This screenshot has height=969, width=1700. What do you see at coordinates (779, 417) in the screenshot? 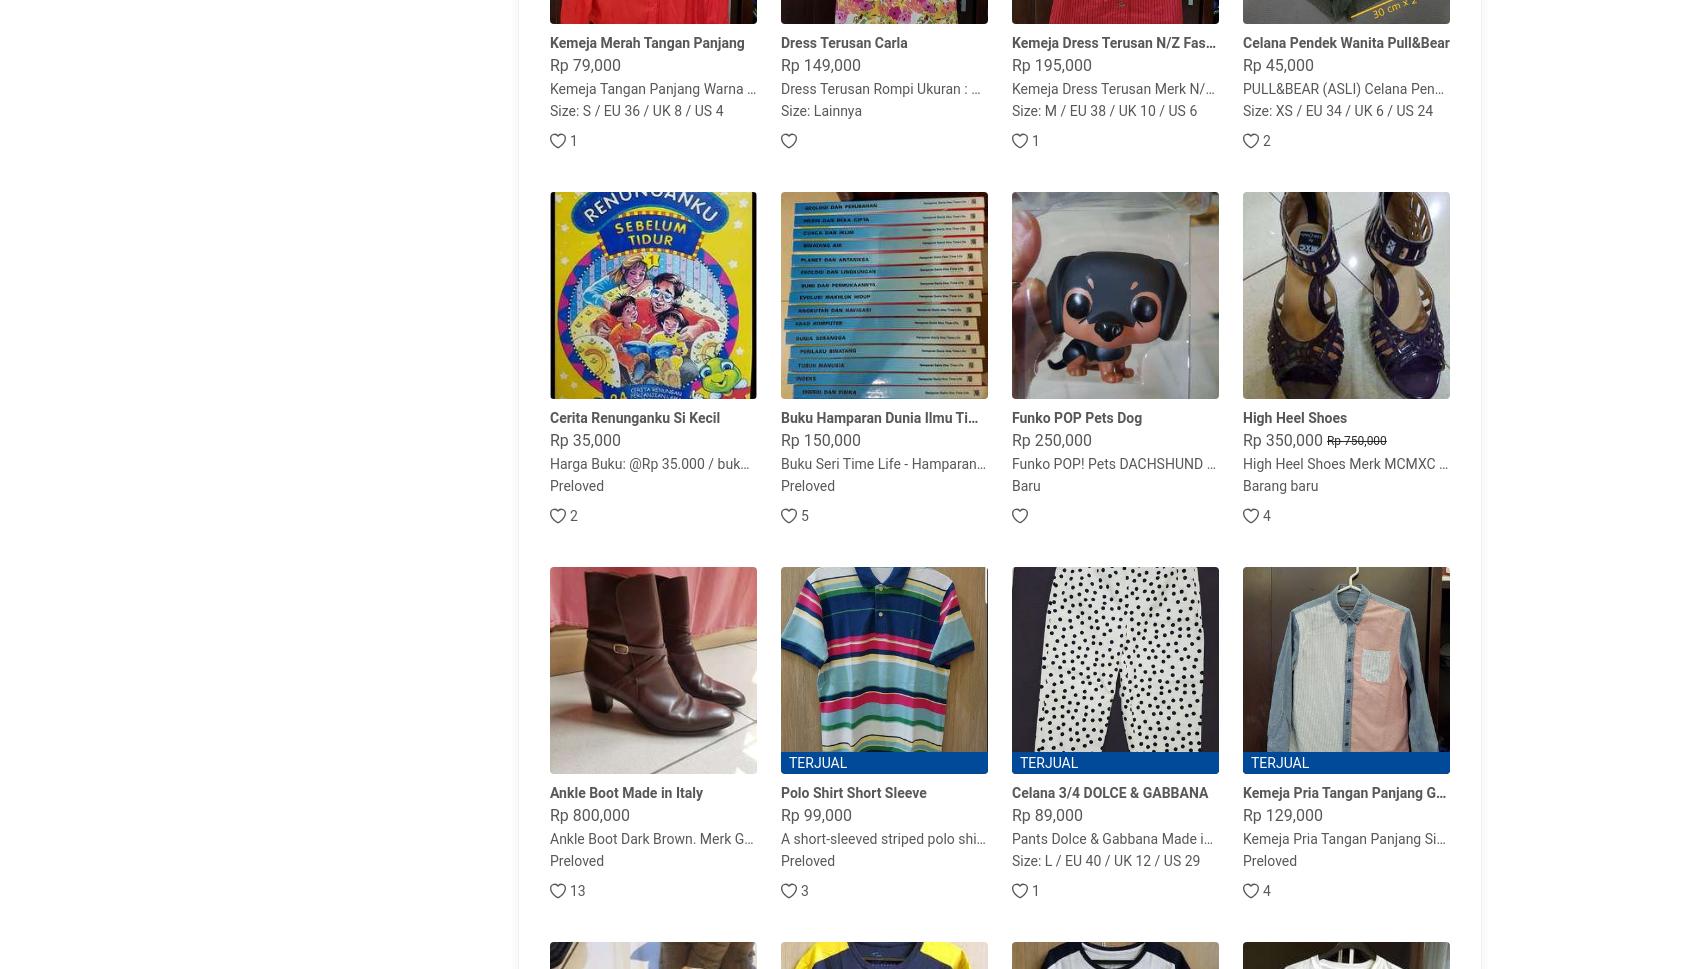
I see `'Buku Hamparan Dunia Ilmu Time-Life'` at bounding box center [779, 417].